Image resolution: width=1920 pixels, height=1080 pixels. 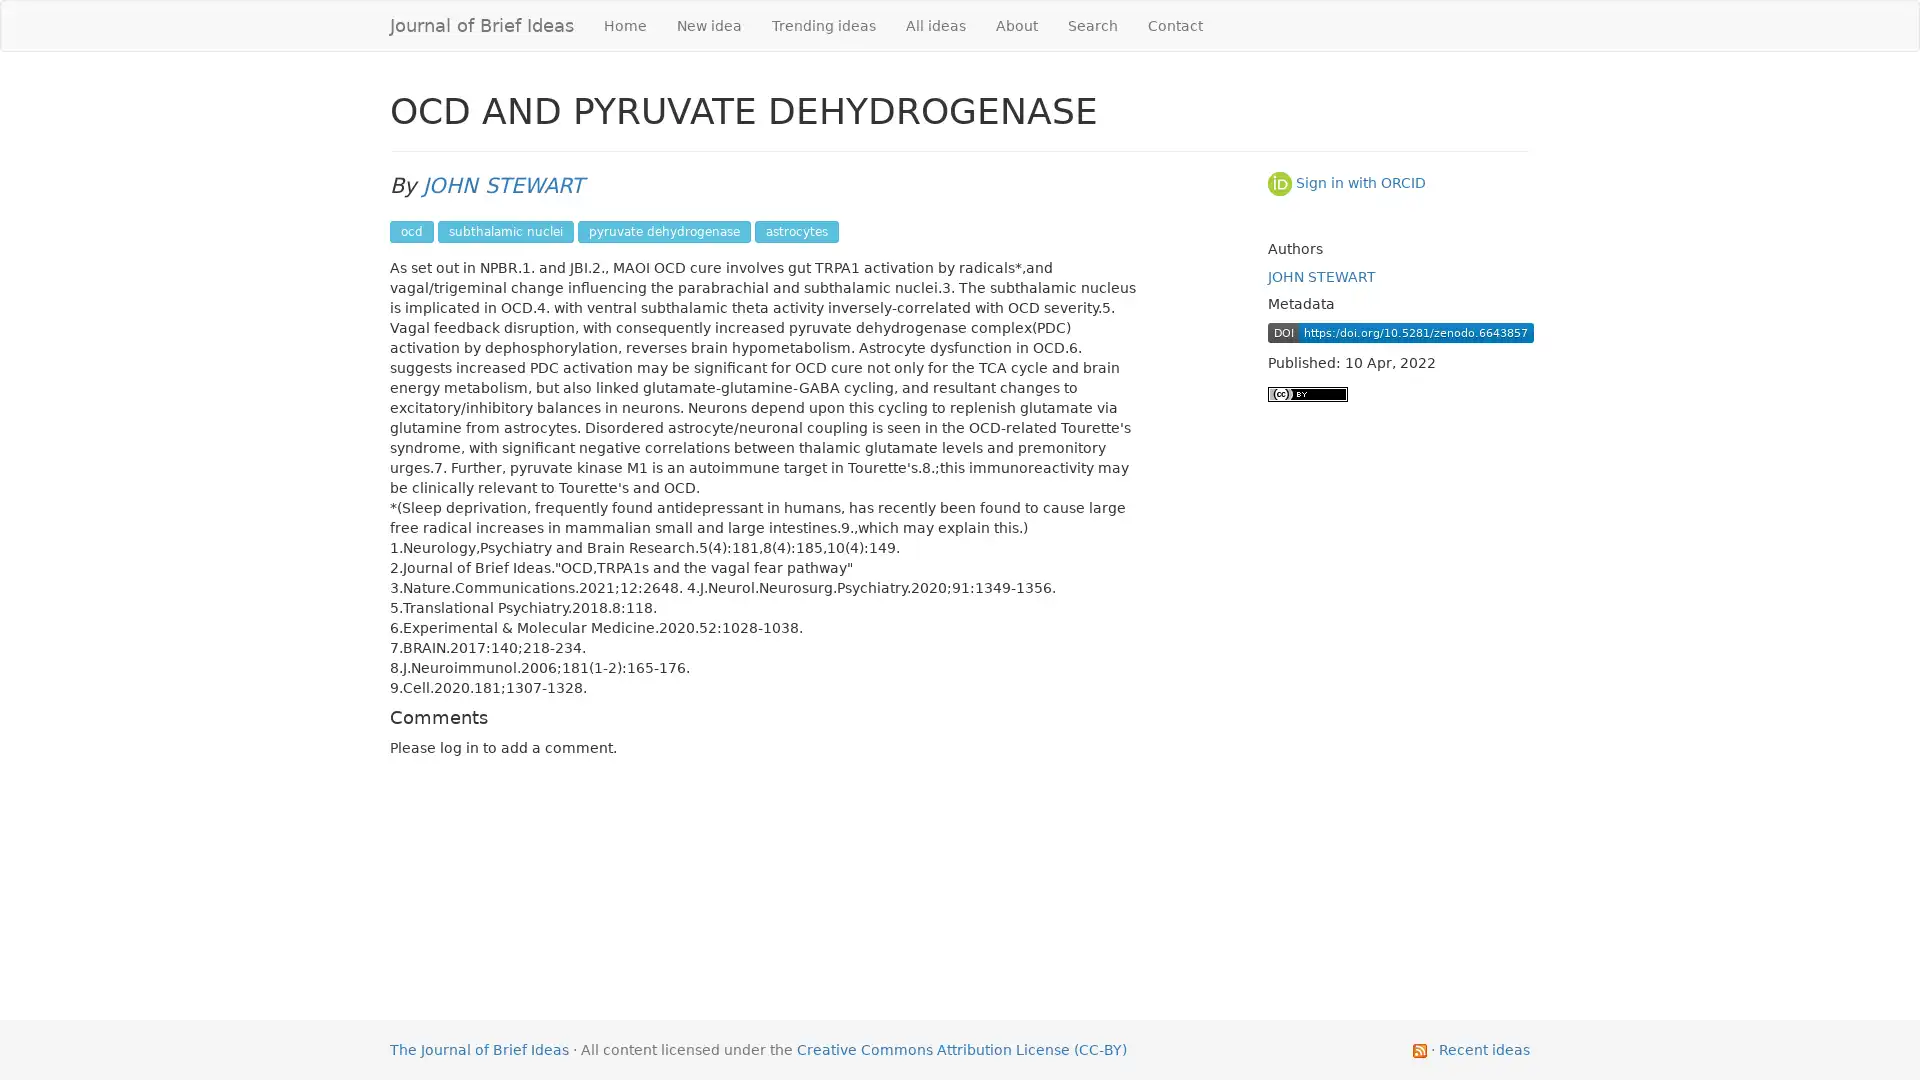 What do you see at coordinates (664, 230) in the screenshot?
I see `pyruvate dehydrogenase` at bounding box center [664, 230].